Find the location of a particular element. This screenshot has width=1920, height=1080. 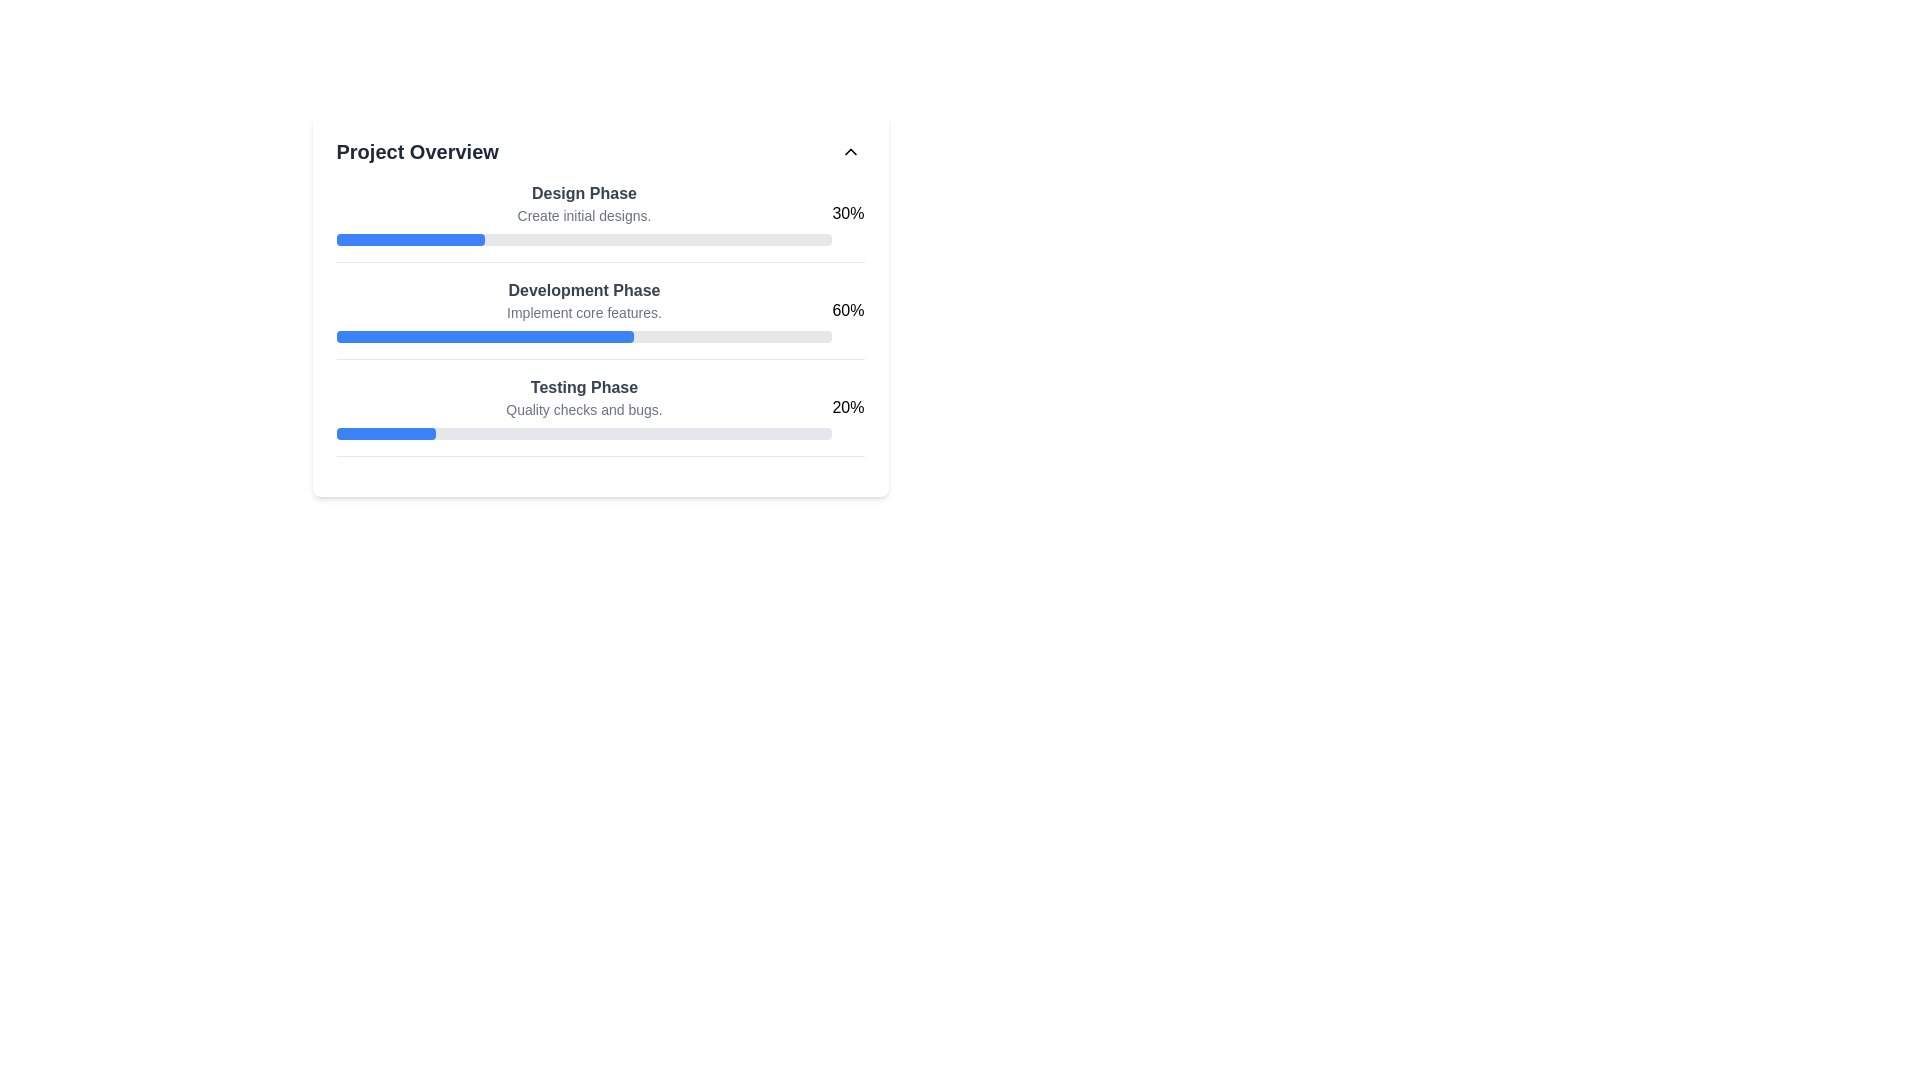

the text block that describes the progress of the 'Testing Phase' in the project overview section, located between the 'Development Phase' and a horizontal separator is located at coordinates (583, 407).